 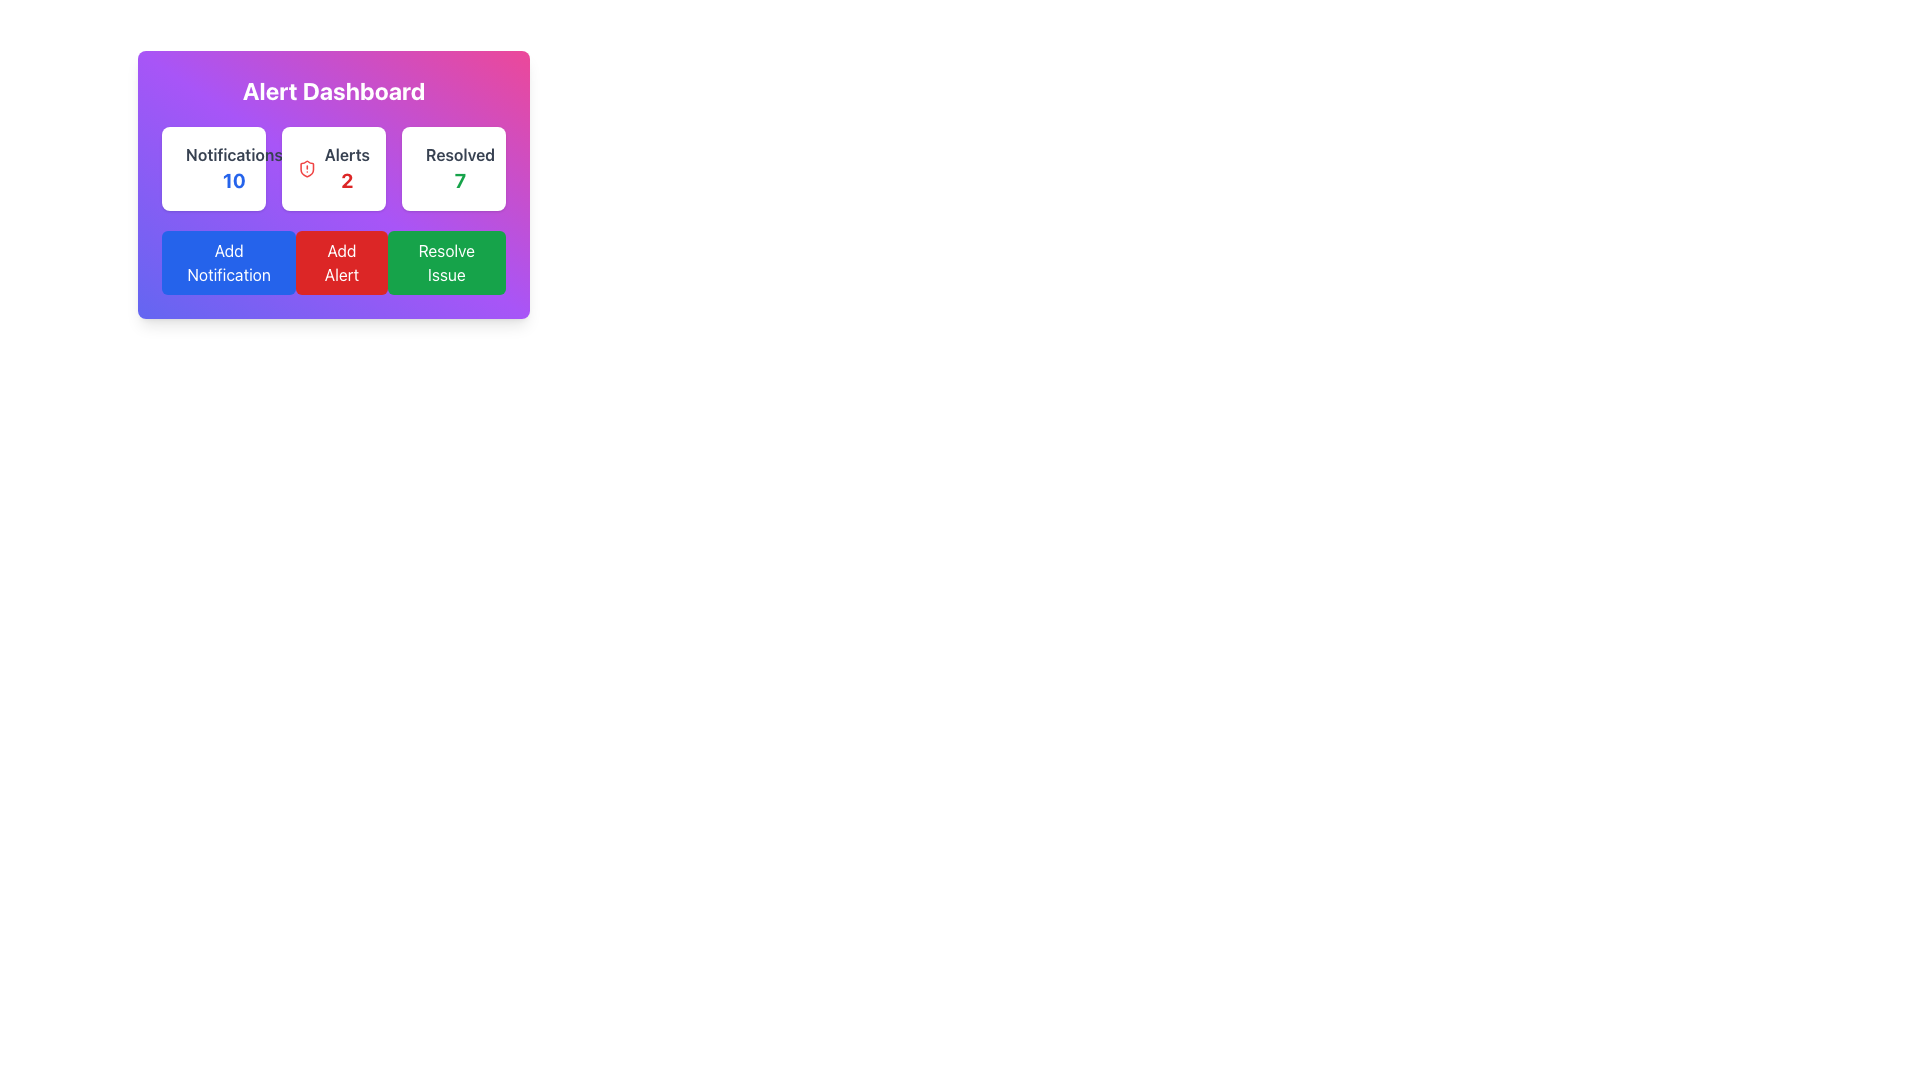 What do you see at coordinates (234, 168) in the screenshot?
I see `the 'Notifications' text display element that shows the number '10' in the leftmost card of the 'Alert Dashboard'` at bounding box center [234, 168].